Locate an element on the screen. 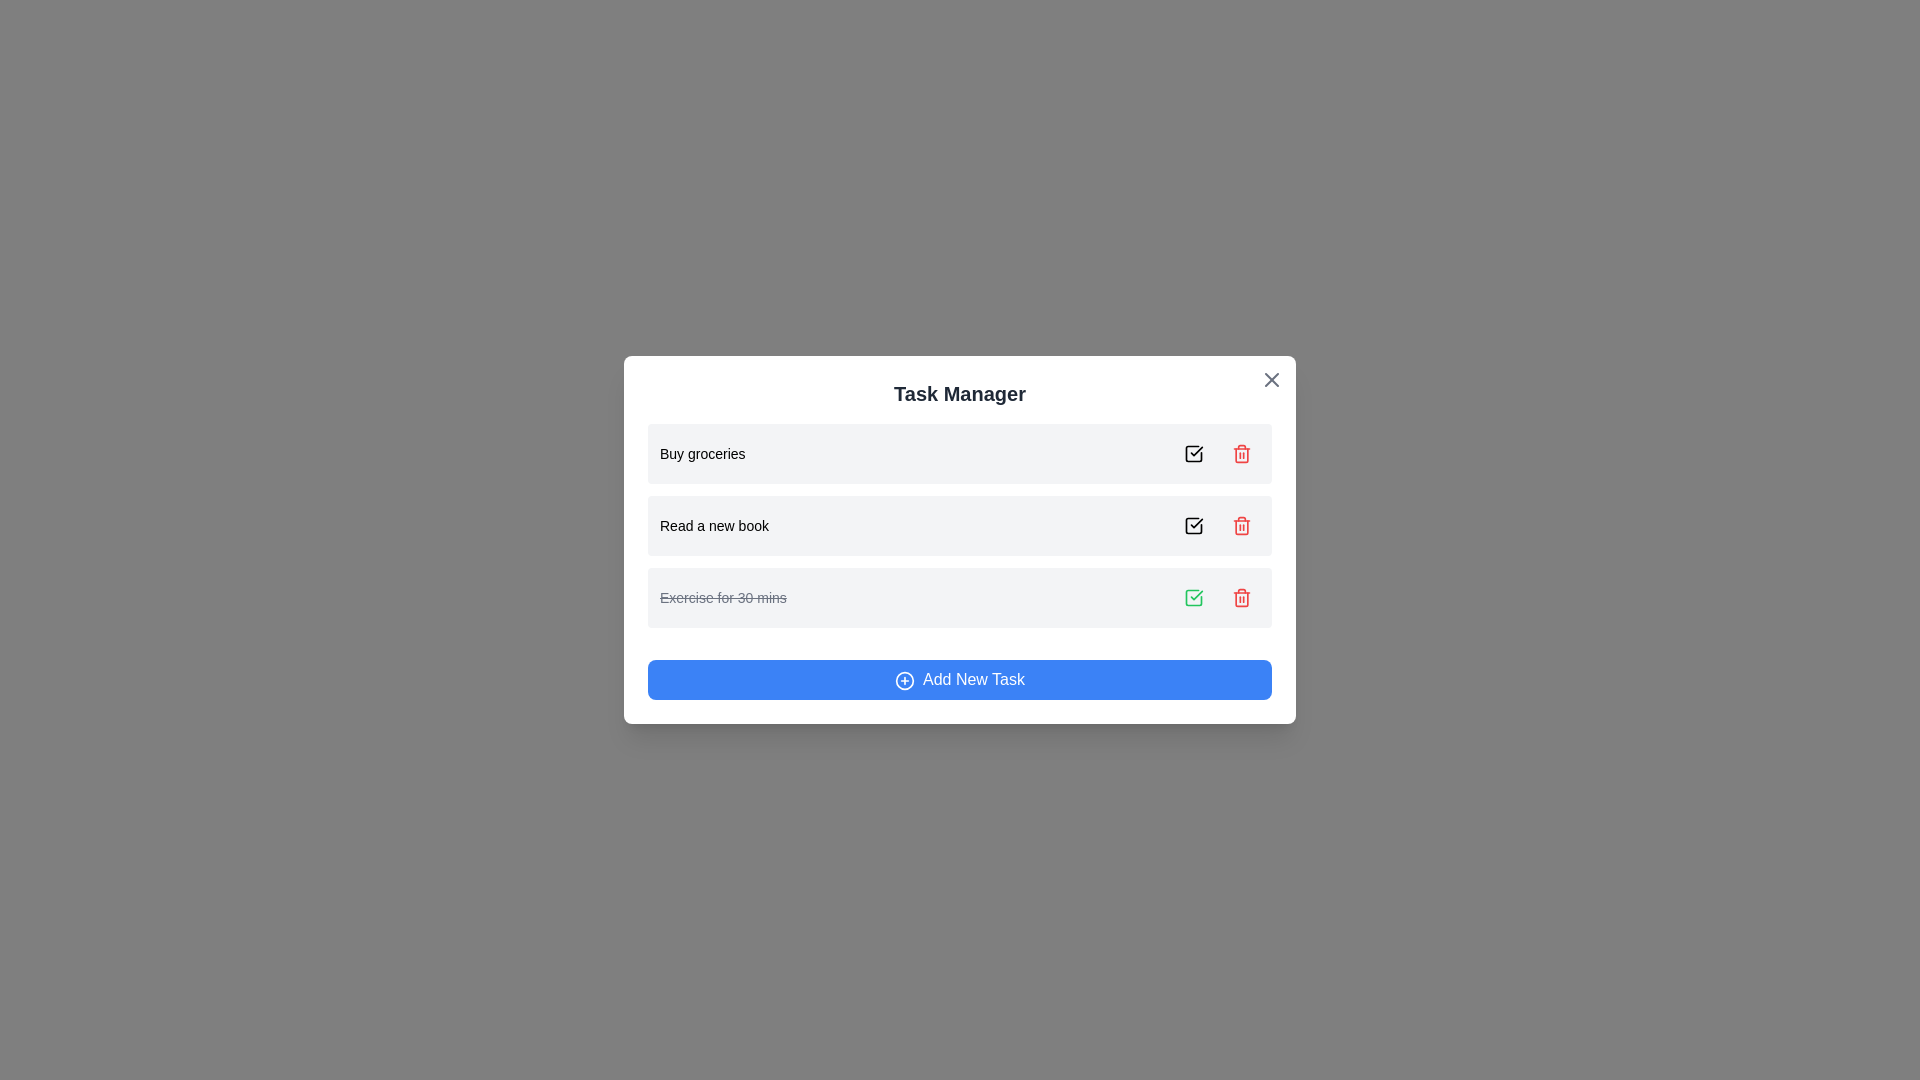  the Checkbox-like icon next to 'Read a new book' to mark the task as complete is located at coordinates (1194, 524).